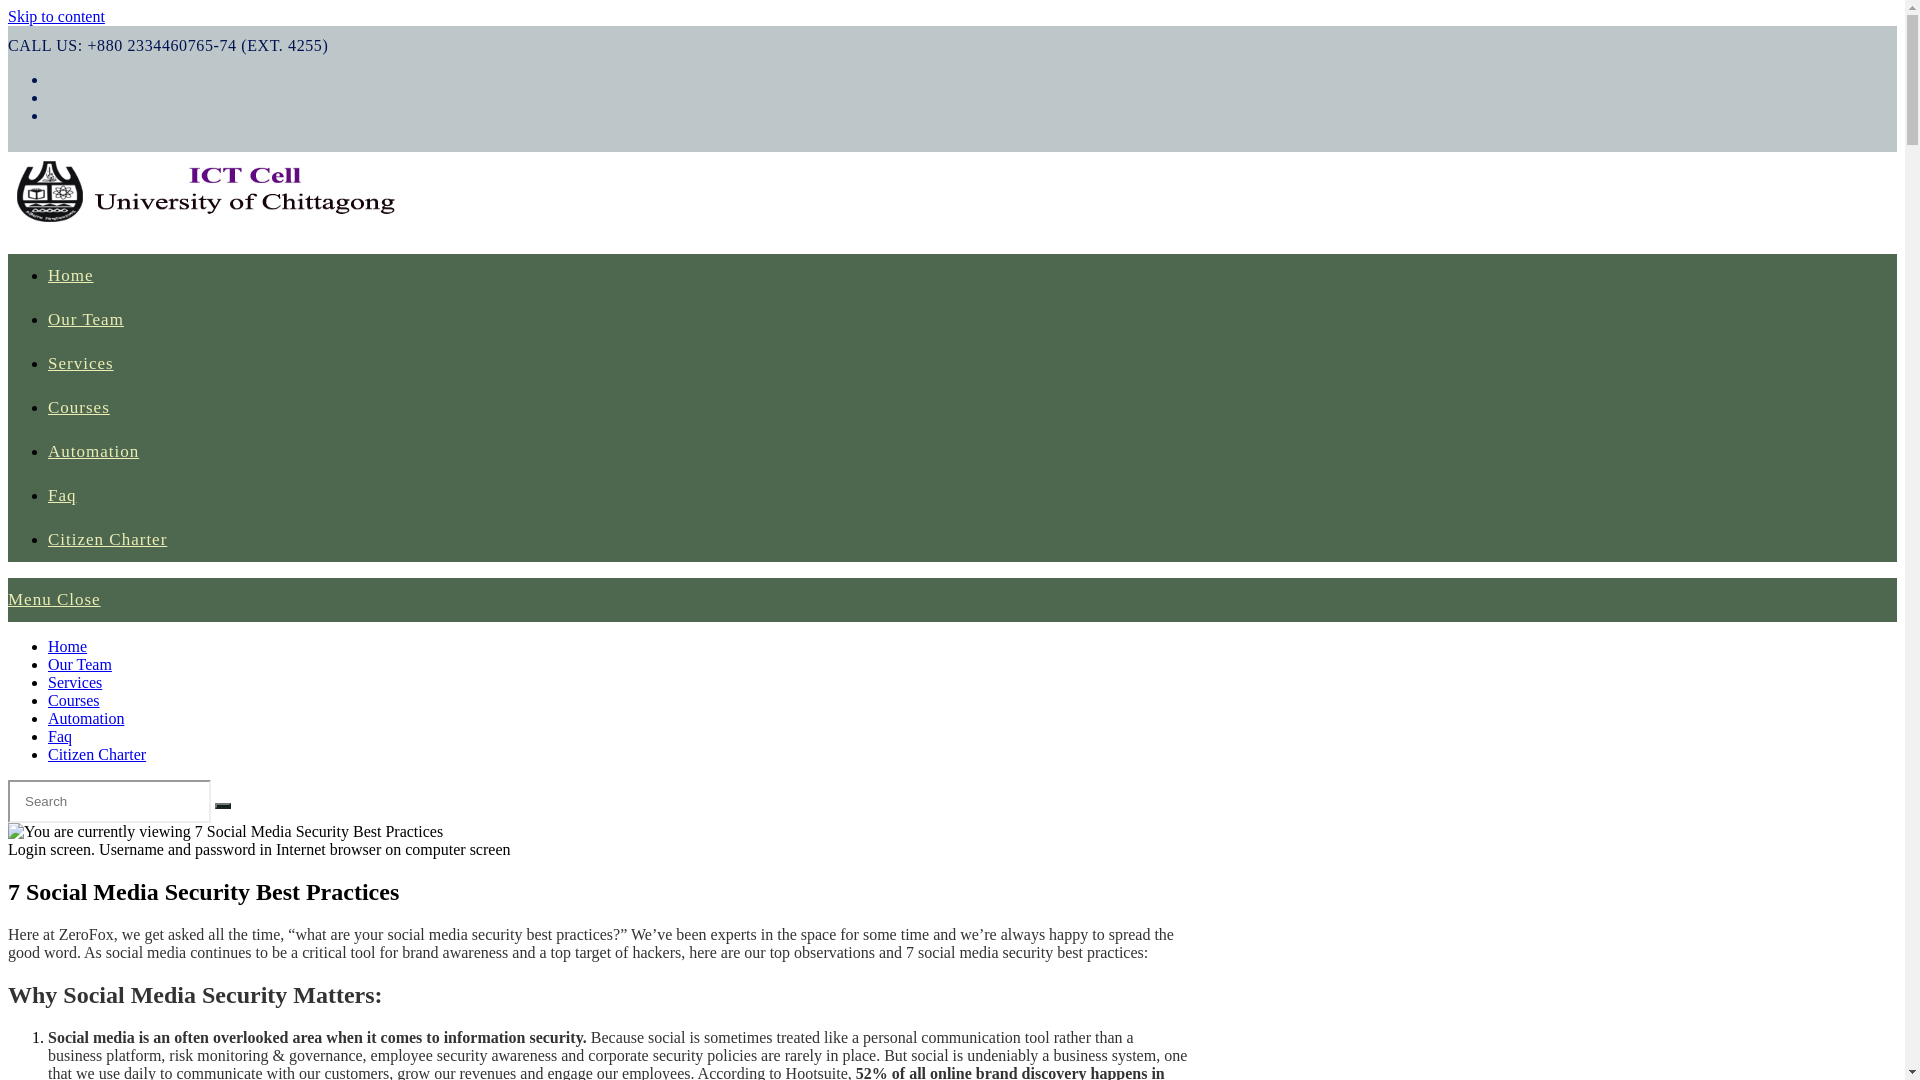  I want to click on 'Automation', so click(92, 451).